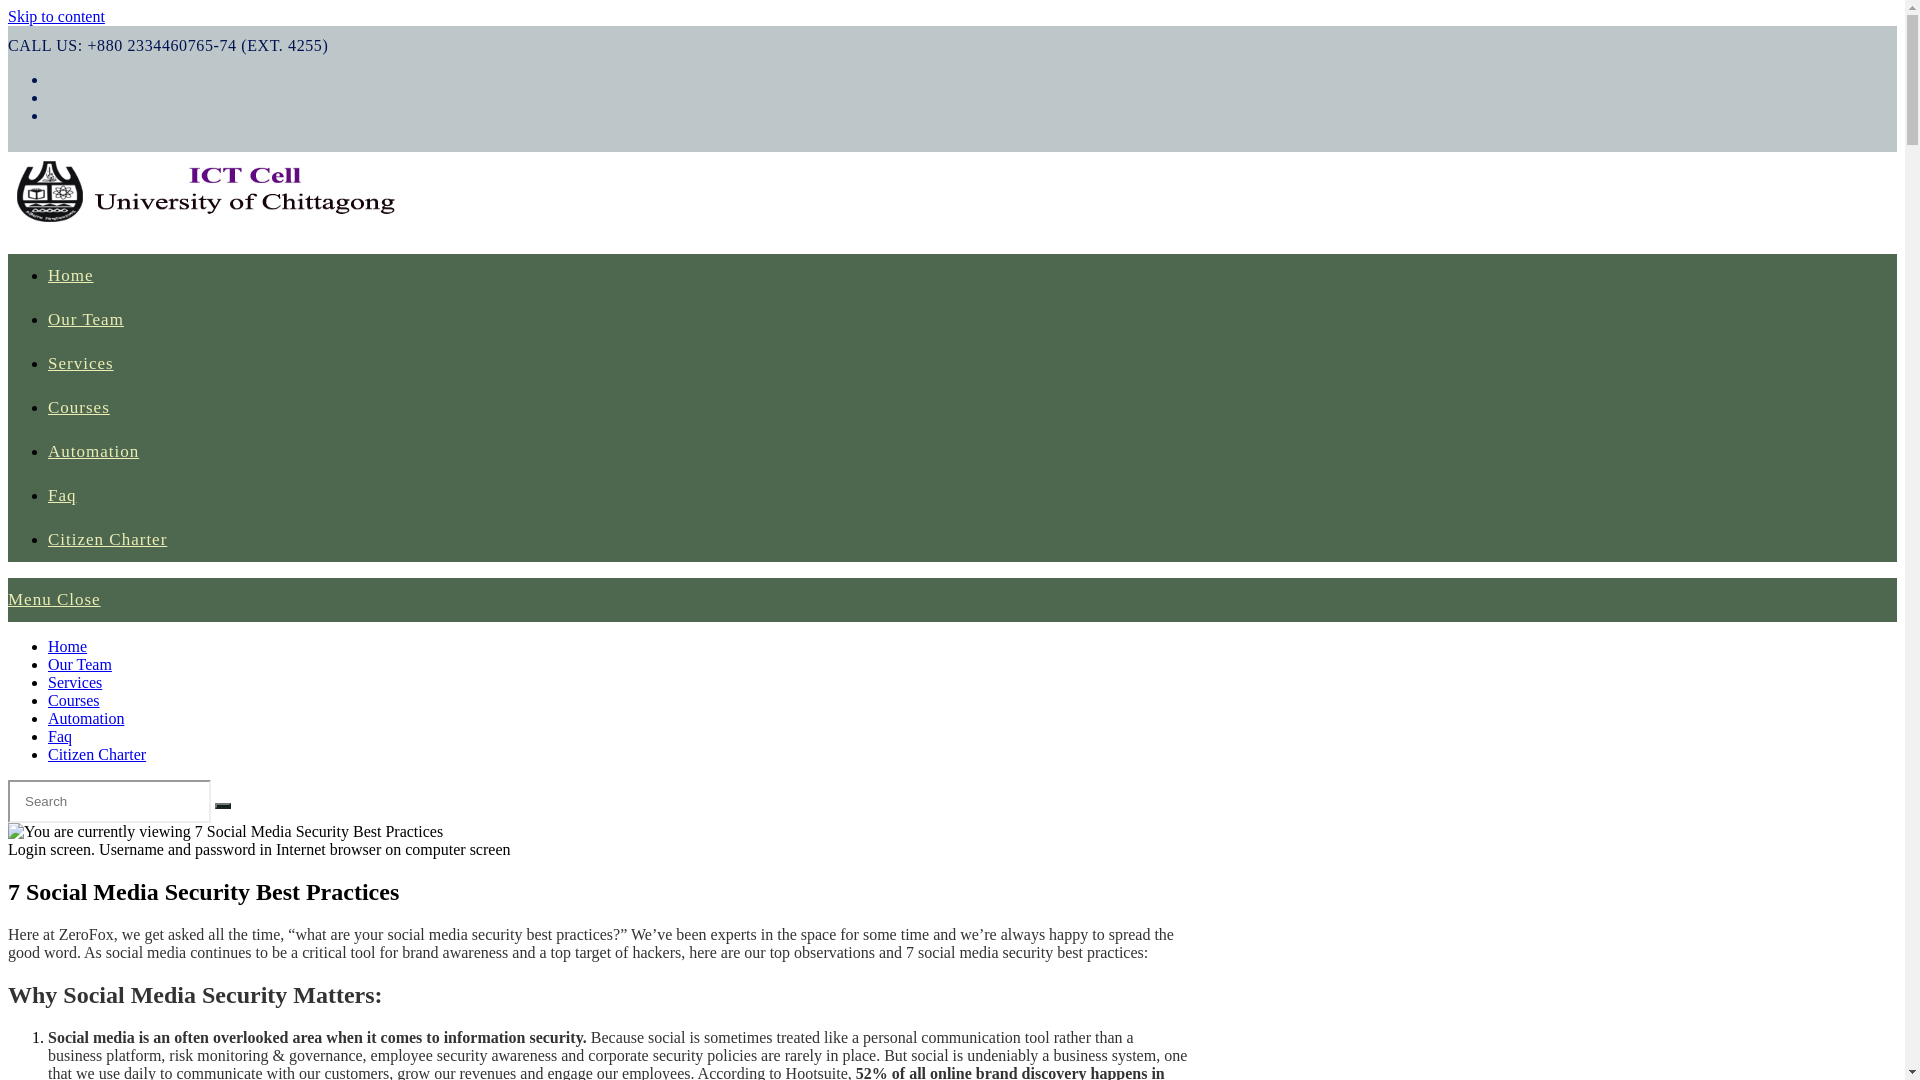  I want to click on 'Automation', so click(92, 451).